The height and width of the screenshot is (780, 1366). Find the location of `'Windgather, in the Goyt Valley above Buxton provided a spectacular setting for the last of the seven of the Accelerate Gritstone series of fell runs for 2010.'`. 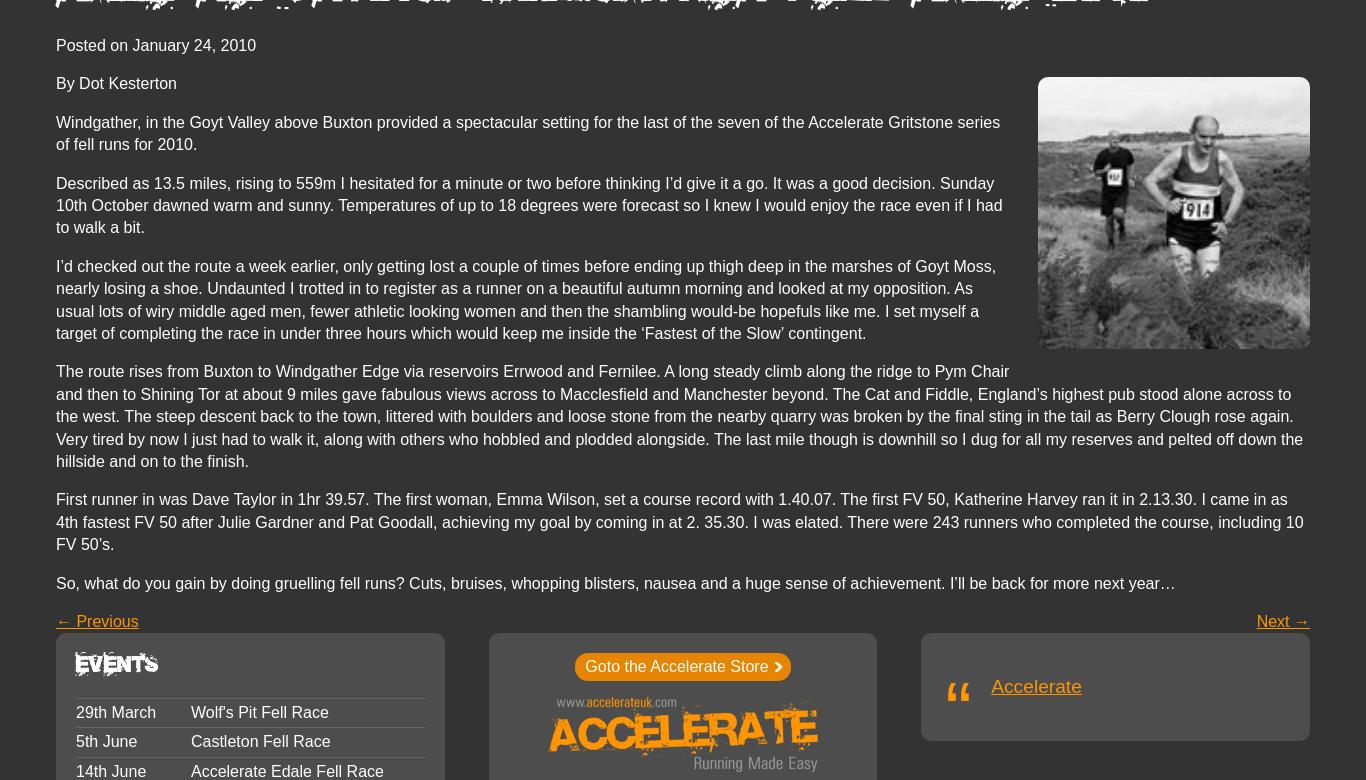

'Windgather, in the Goyt Valley above Buxton provided a spectacular setting for the last of the seven of the Accelerate Gritstone series of fell runs for 2010.' is located at coordinates (527, 131).